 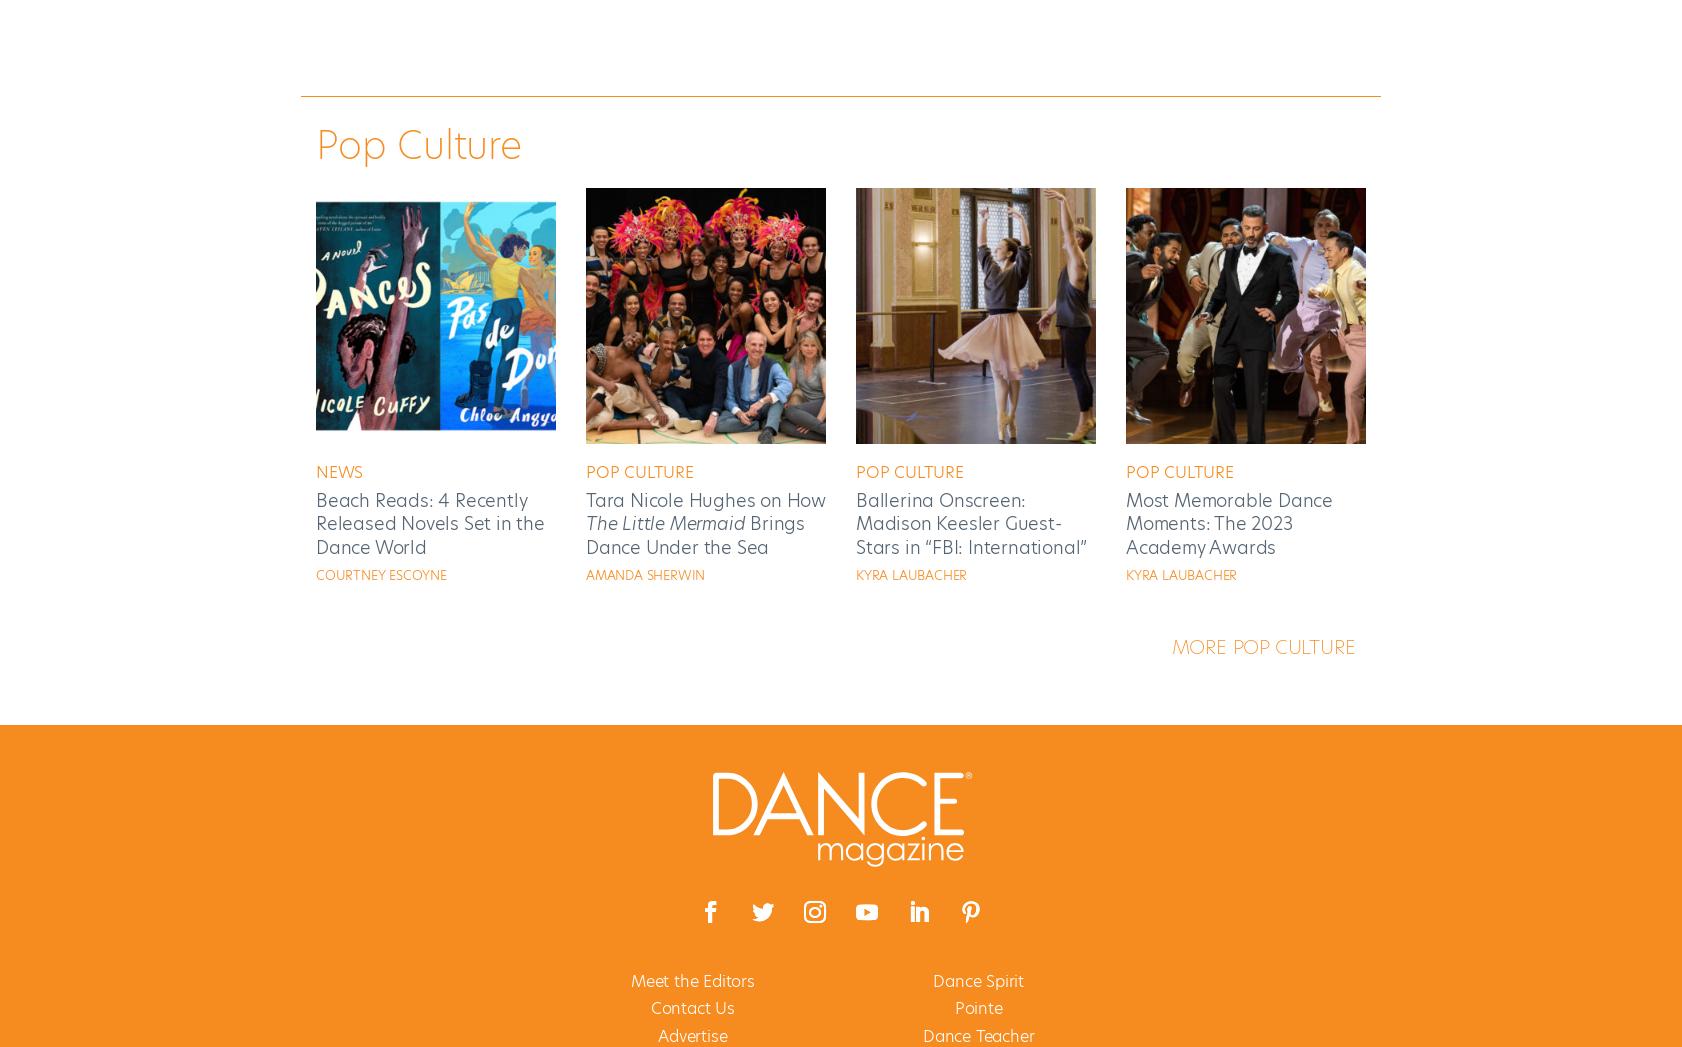 What do you see at coordinates (586, 499) in the screenshot?
I see `'Tara Nicole Hughes on How'` at bounding box center [586, 499].